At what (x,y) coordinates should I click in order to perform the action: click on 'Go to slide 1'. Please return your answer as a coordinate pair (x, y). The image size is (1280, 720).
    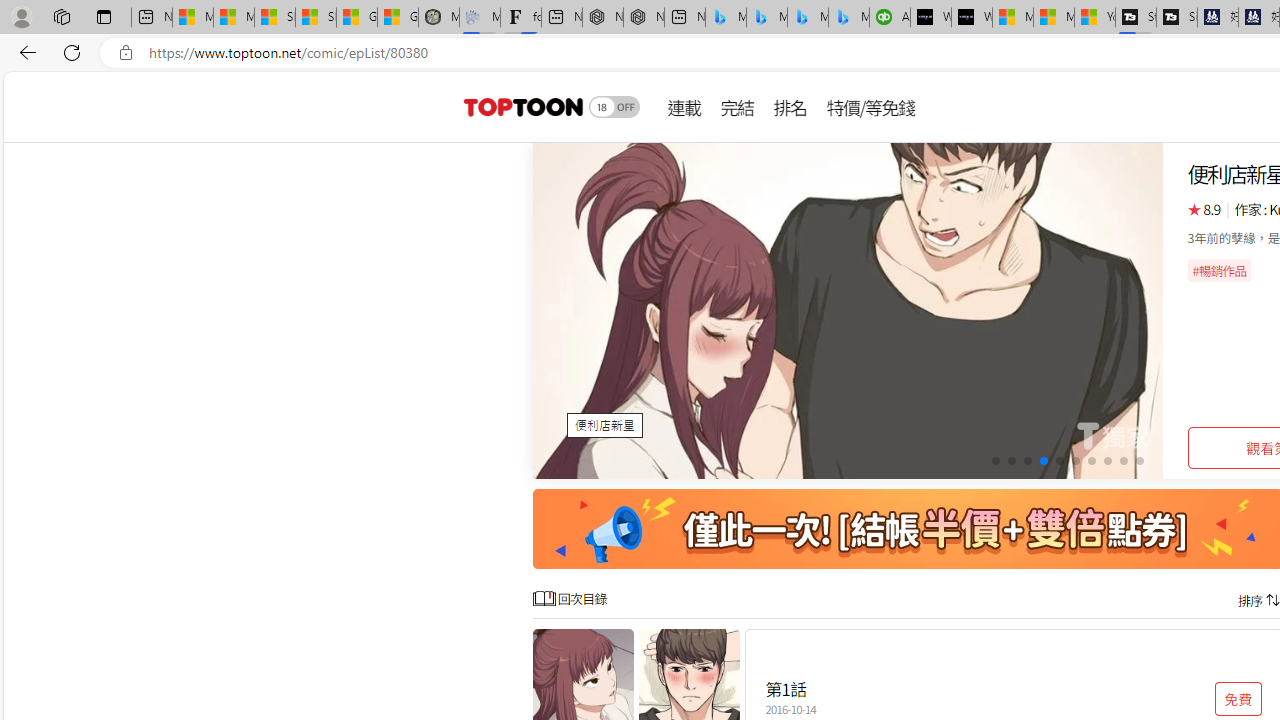
    Looking at the image, I should click on (995, 461).